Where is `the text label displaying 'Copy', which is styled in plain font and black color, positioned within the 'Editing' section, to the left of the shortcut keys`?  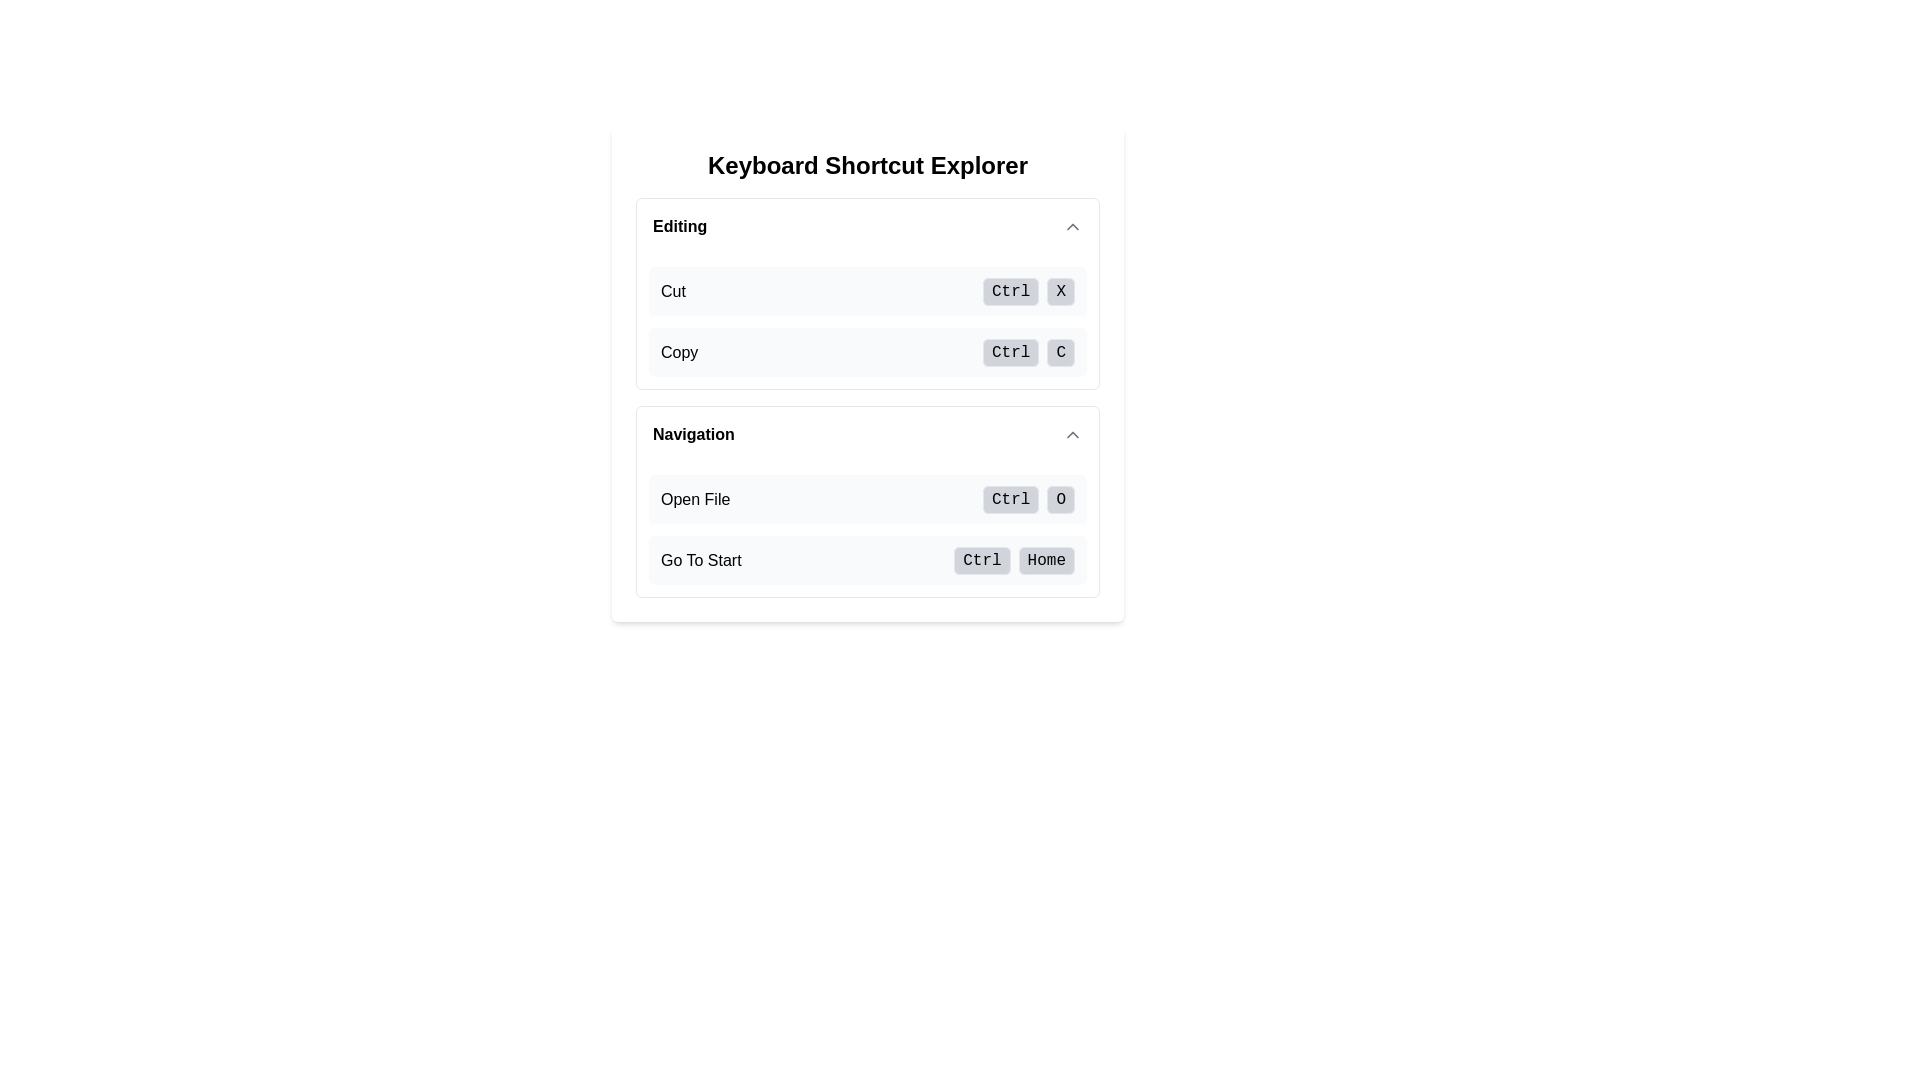 the text label displaying 'Copy', which is styled in plain font and black color, positioned within the 'Editing' section, to the left of the shortcut keys is located at coordinates (679, 351).